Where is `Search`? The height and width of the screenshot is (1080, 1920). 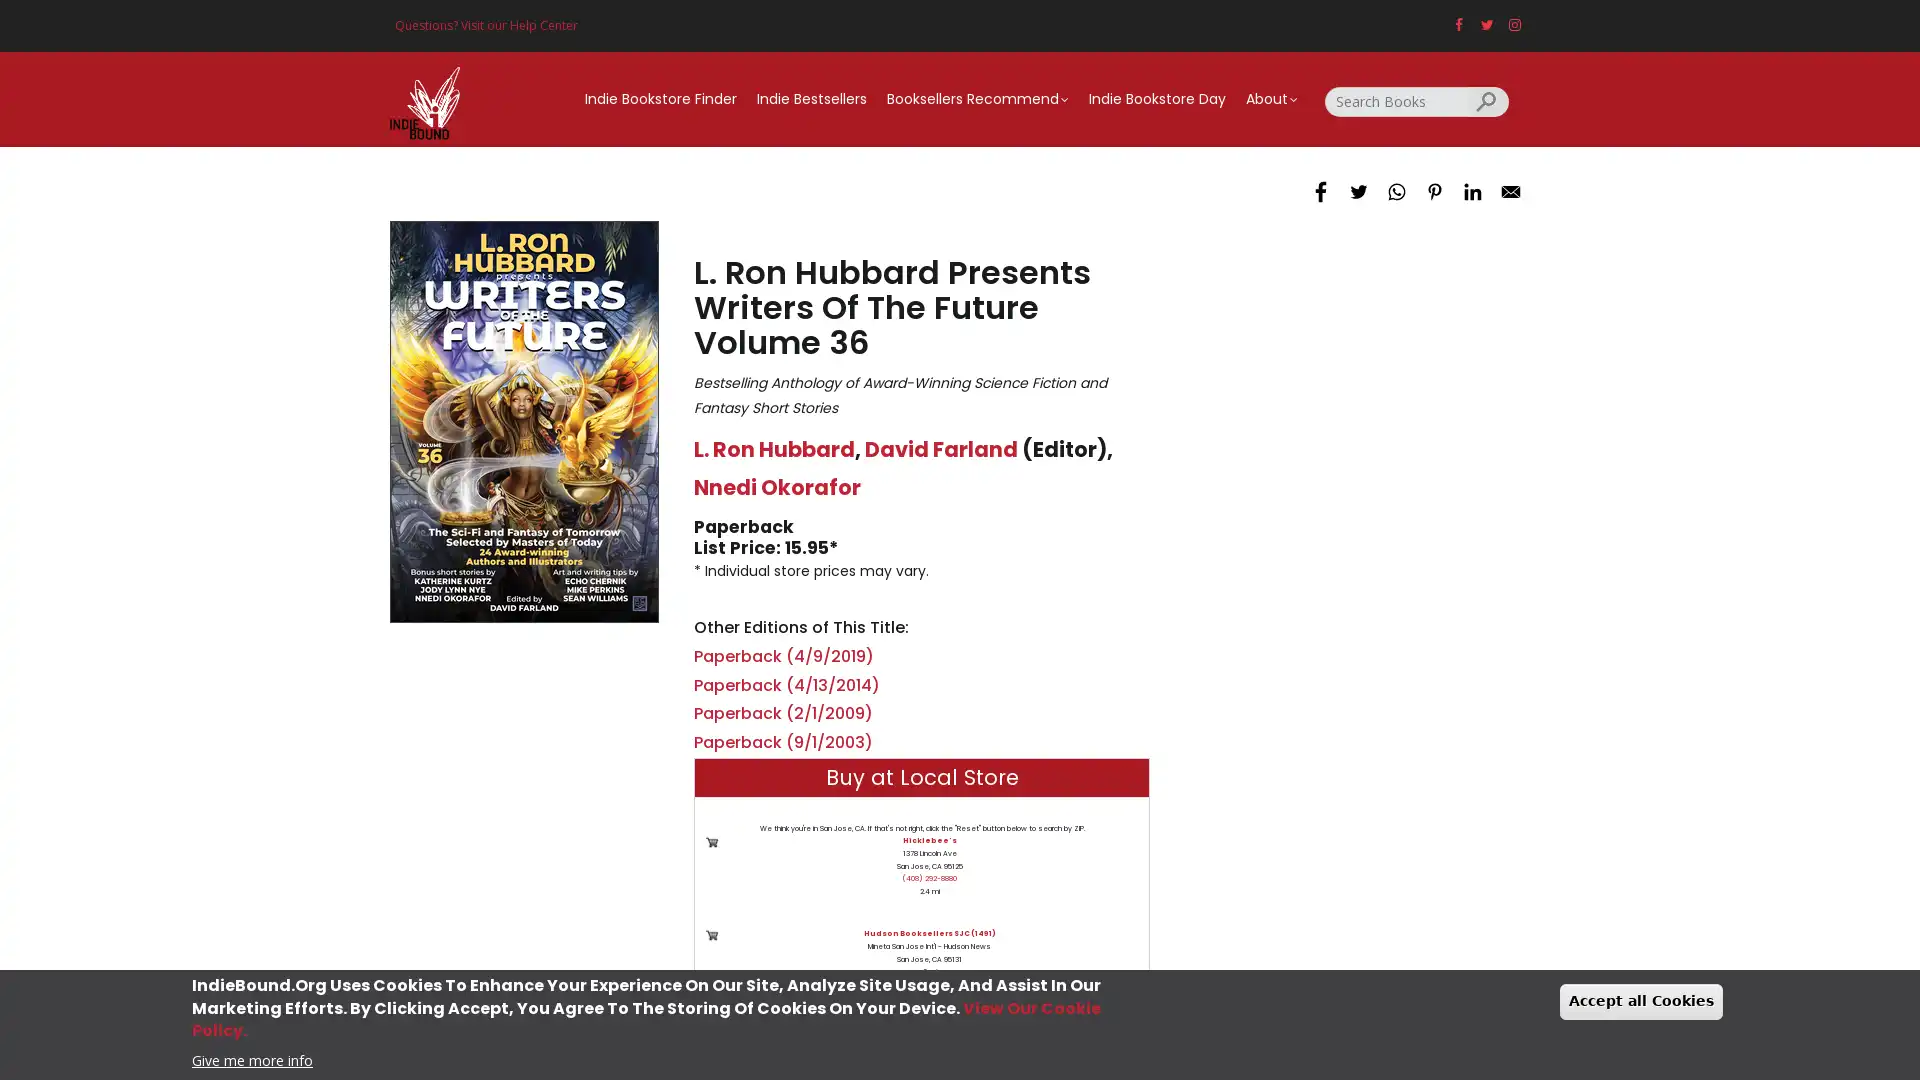
Search is located at coordinates (1488, 100).